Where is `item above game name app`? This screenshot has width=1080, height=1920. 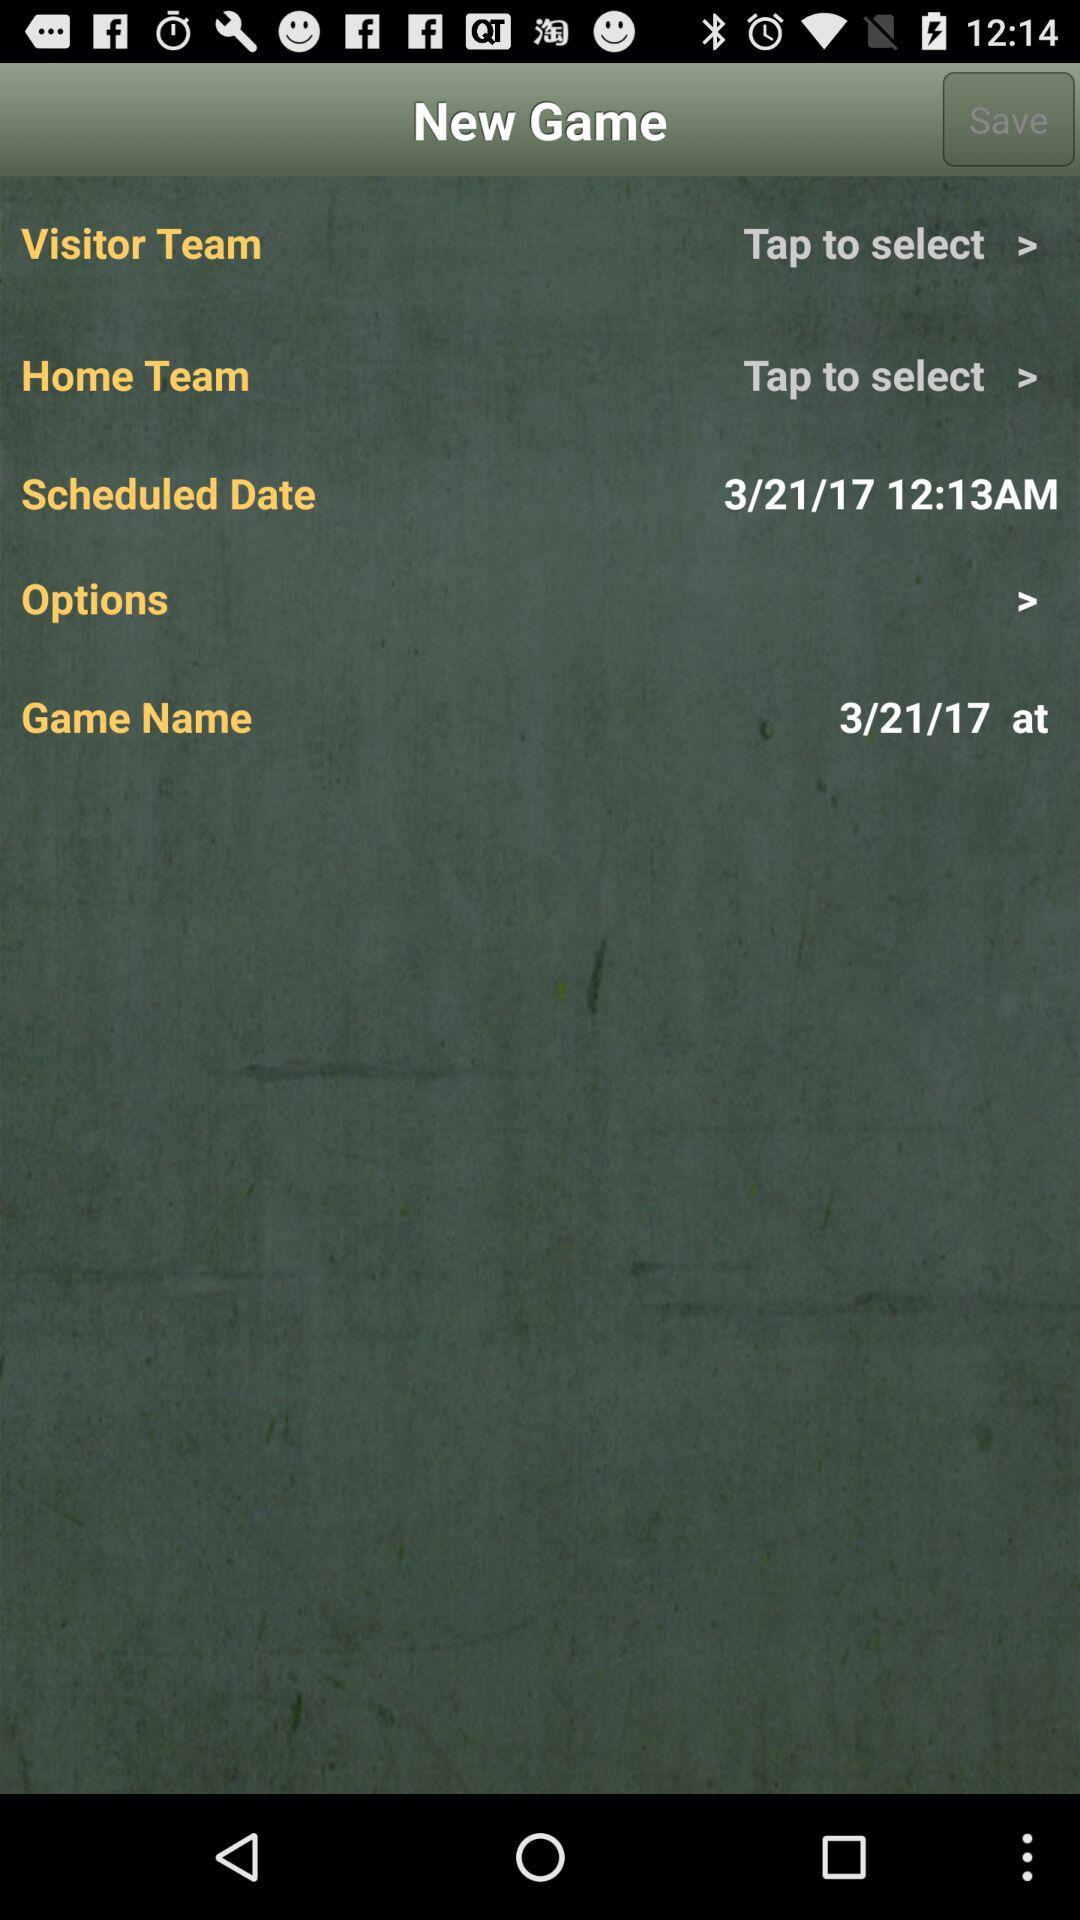
item above game name app is located at coordinates (798, 596).